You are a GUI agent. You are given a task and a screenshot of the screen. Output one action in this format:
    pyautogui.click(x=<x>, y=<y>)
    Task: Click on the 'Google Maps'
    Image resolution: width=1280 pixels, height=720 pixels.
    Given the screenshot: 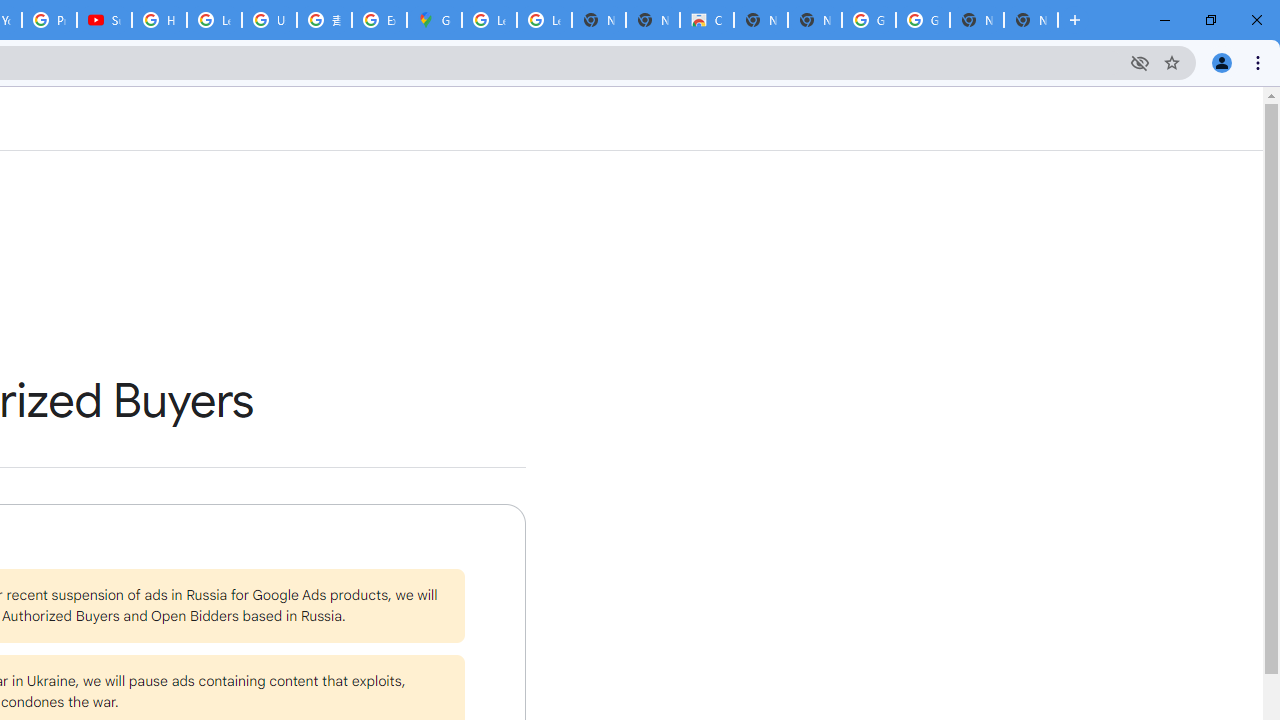 What is the action you would take?
    pyautogui.click(x=433, y=20)
    